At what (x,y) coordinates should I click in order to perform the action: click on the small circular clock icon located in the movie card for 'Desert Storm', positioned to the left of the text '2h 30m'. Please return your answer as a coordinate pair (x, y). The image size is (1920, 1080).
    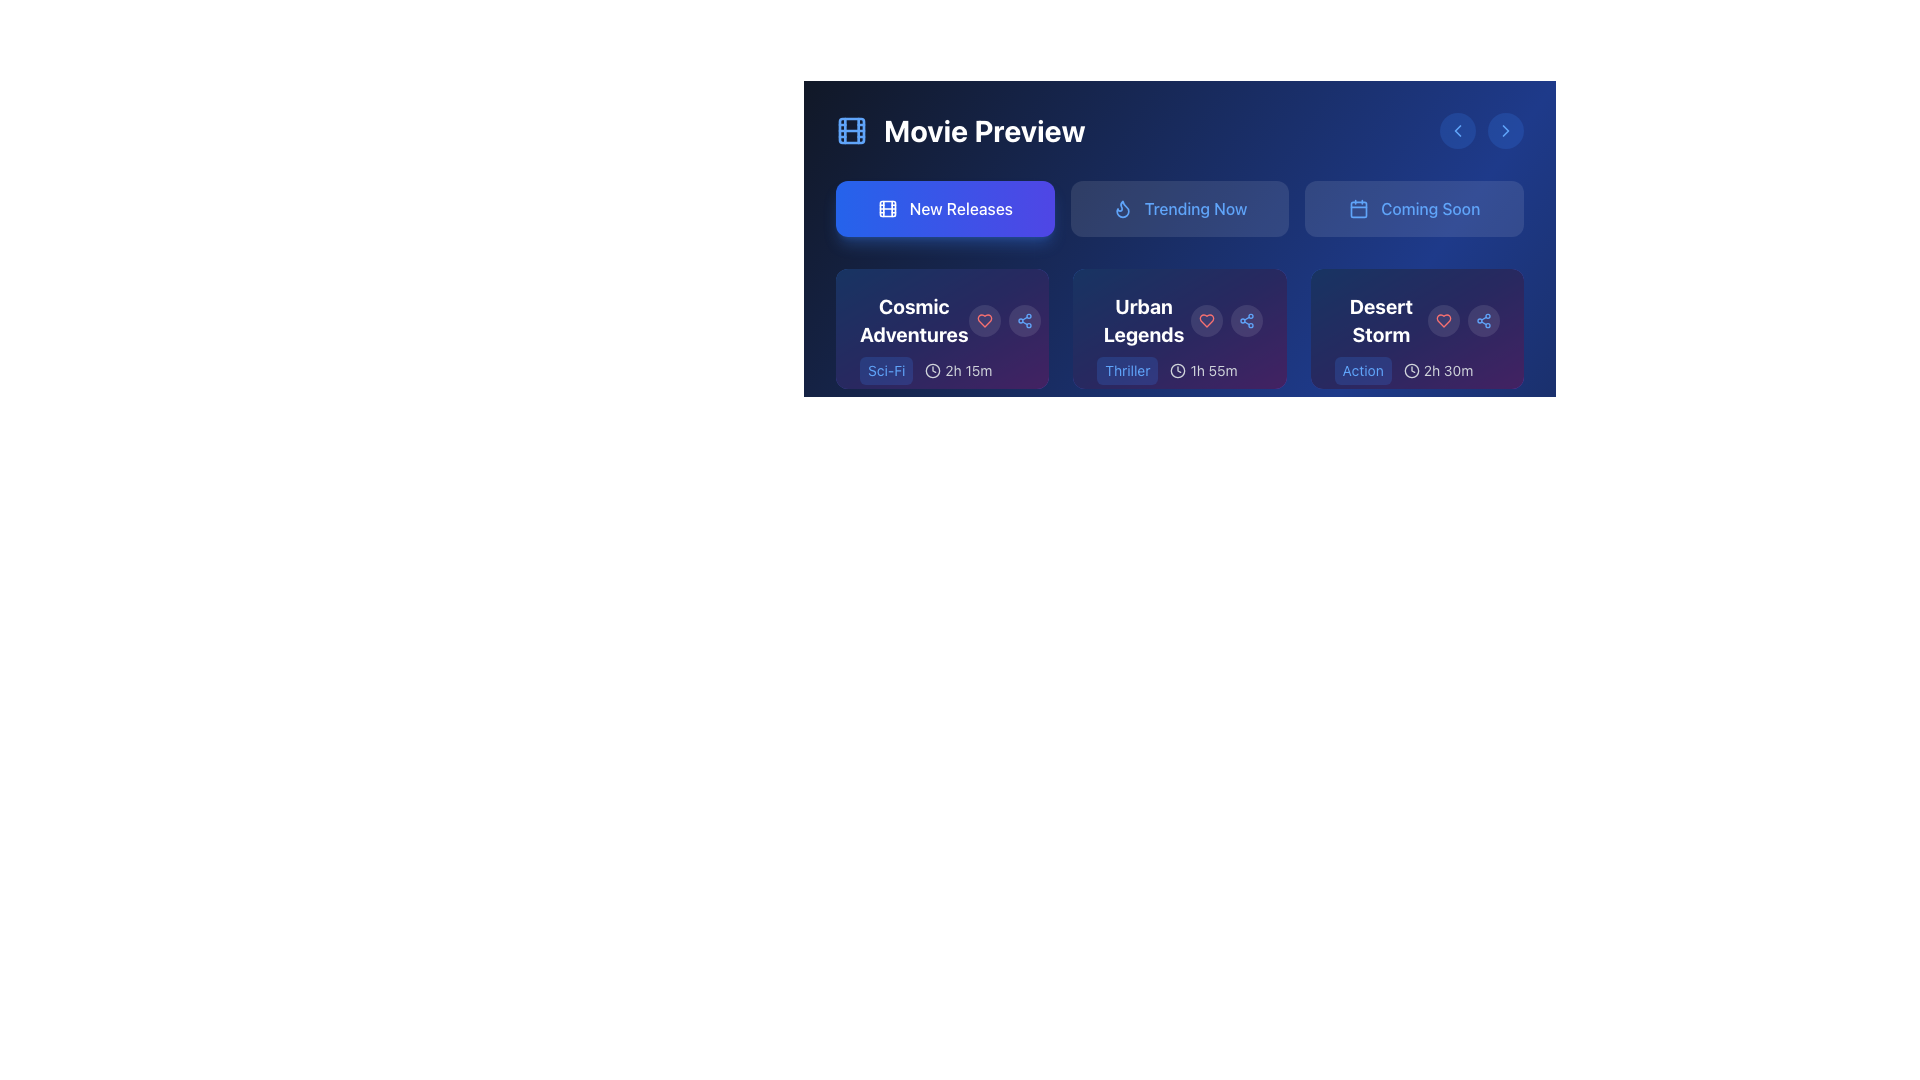
    Looking at the image, I should click on (1410, 370).